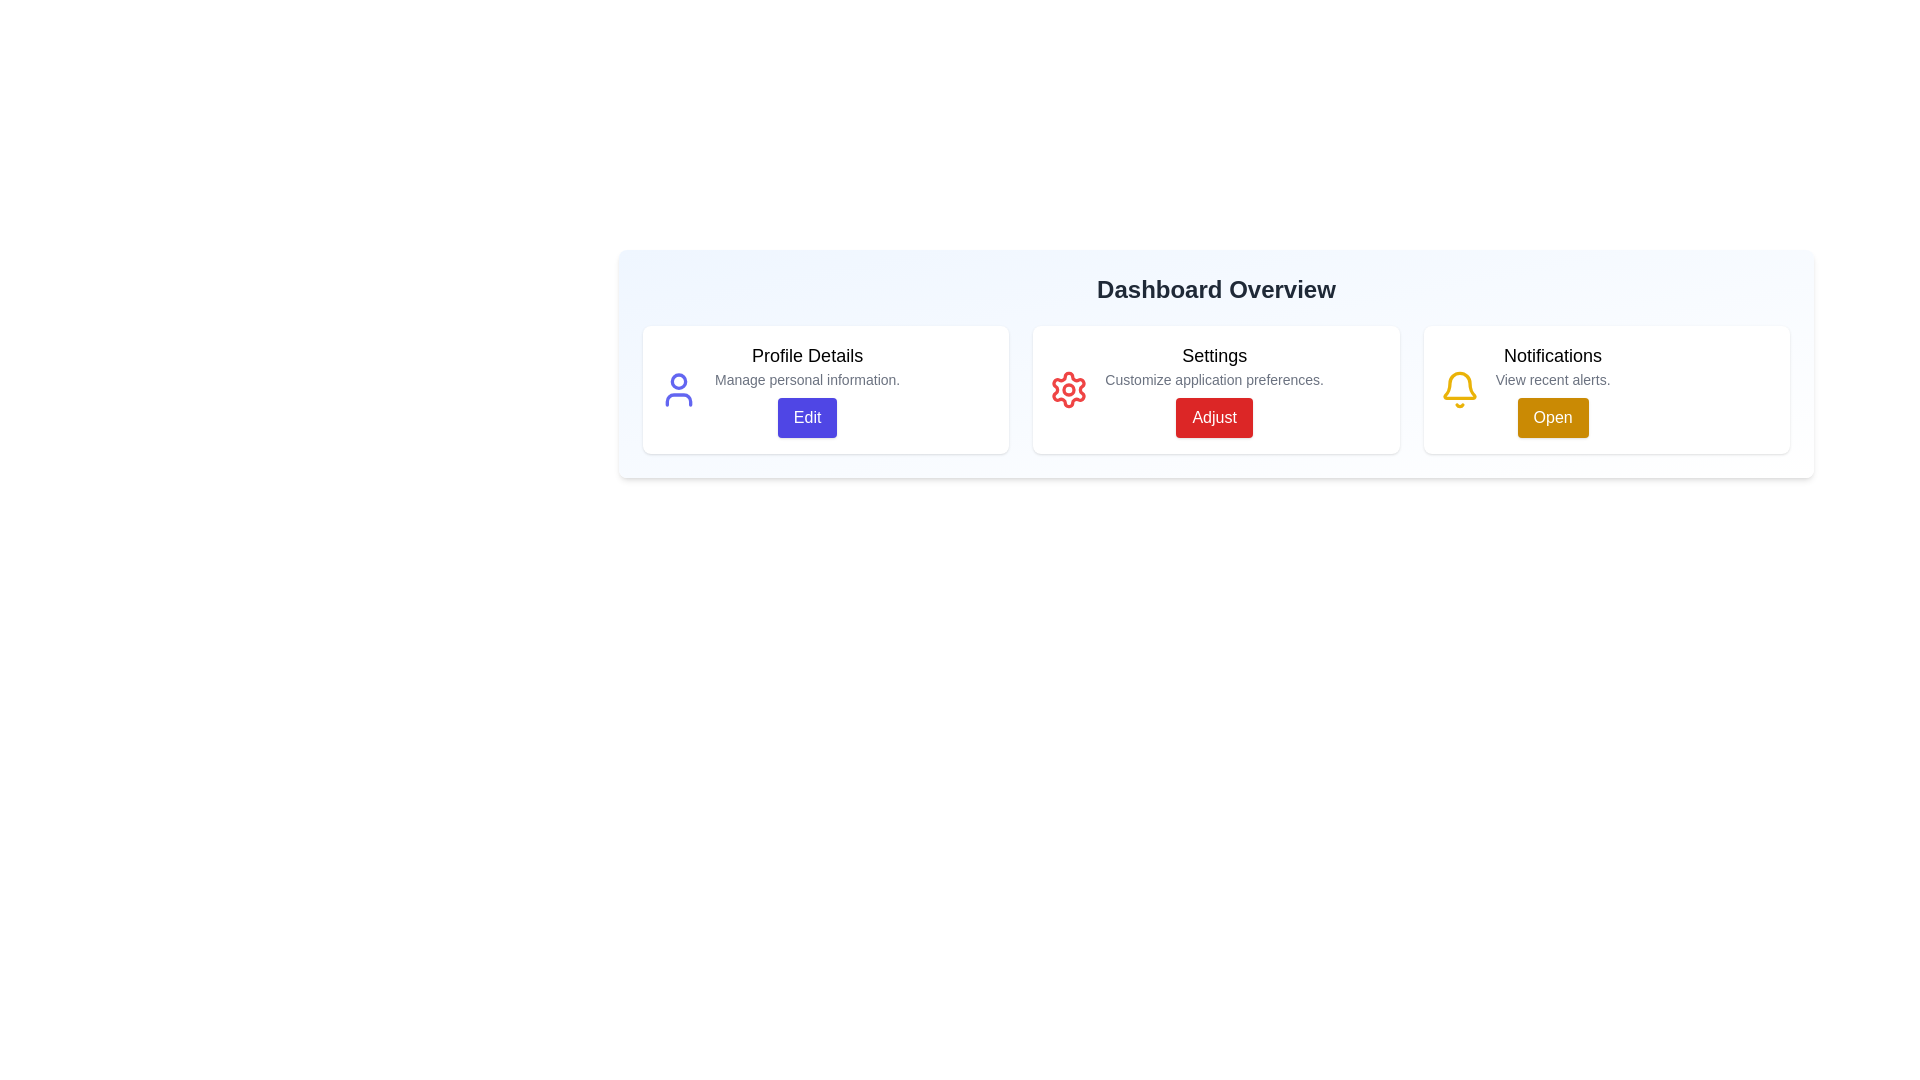 This screenshot has width=1920, height=1080. What do you see at coordinates (807, 380) in the screenshot?
I see `static text that says 'Manage personal information.' positioned beneath the 'Profile Details' heading and above the 'Edit' button in the leftmost card` at bounding box center [807, 380].